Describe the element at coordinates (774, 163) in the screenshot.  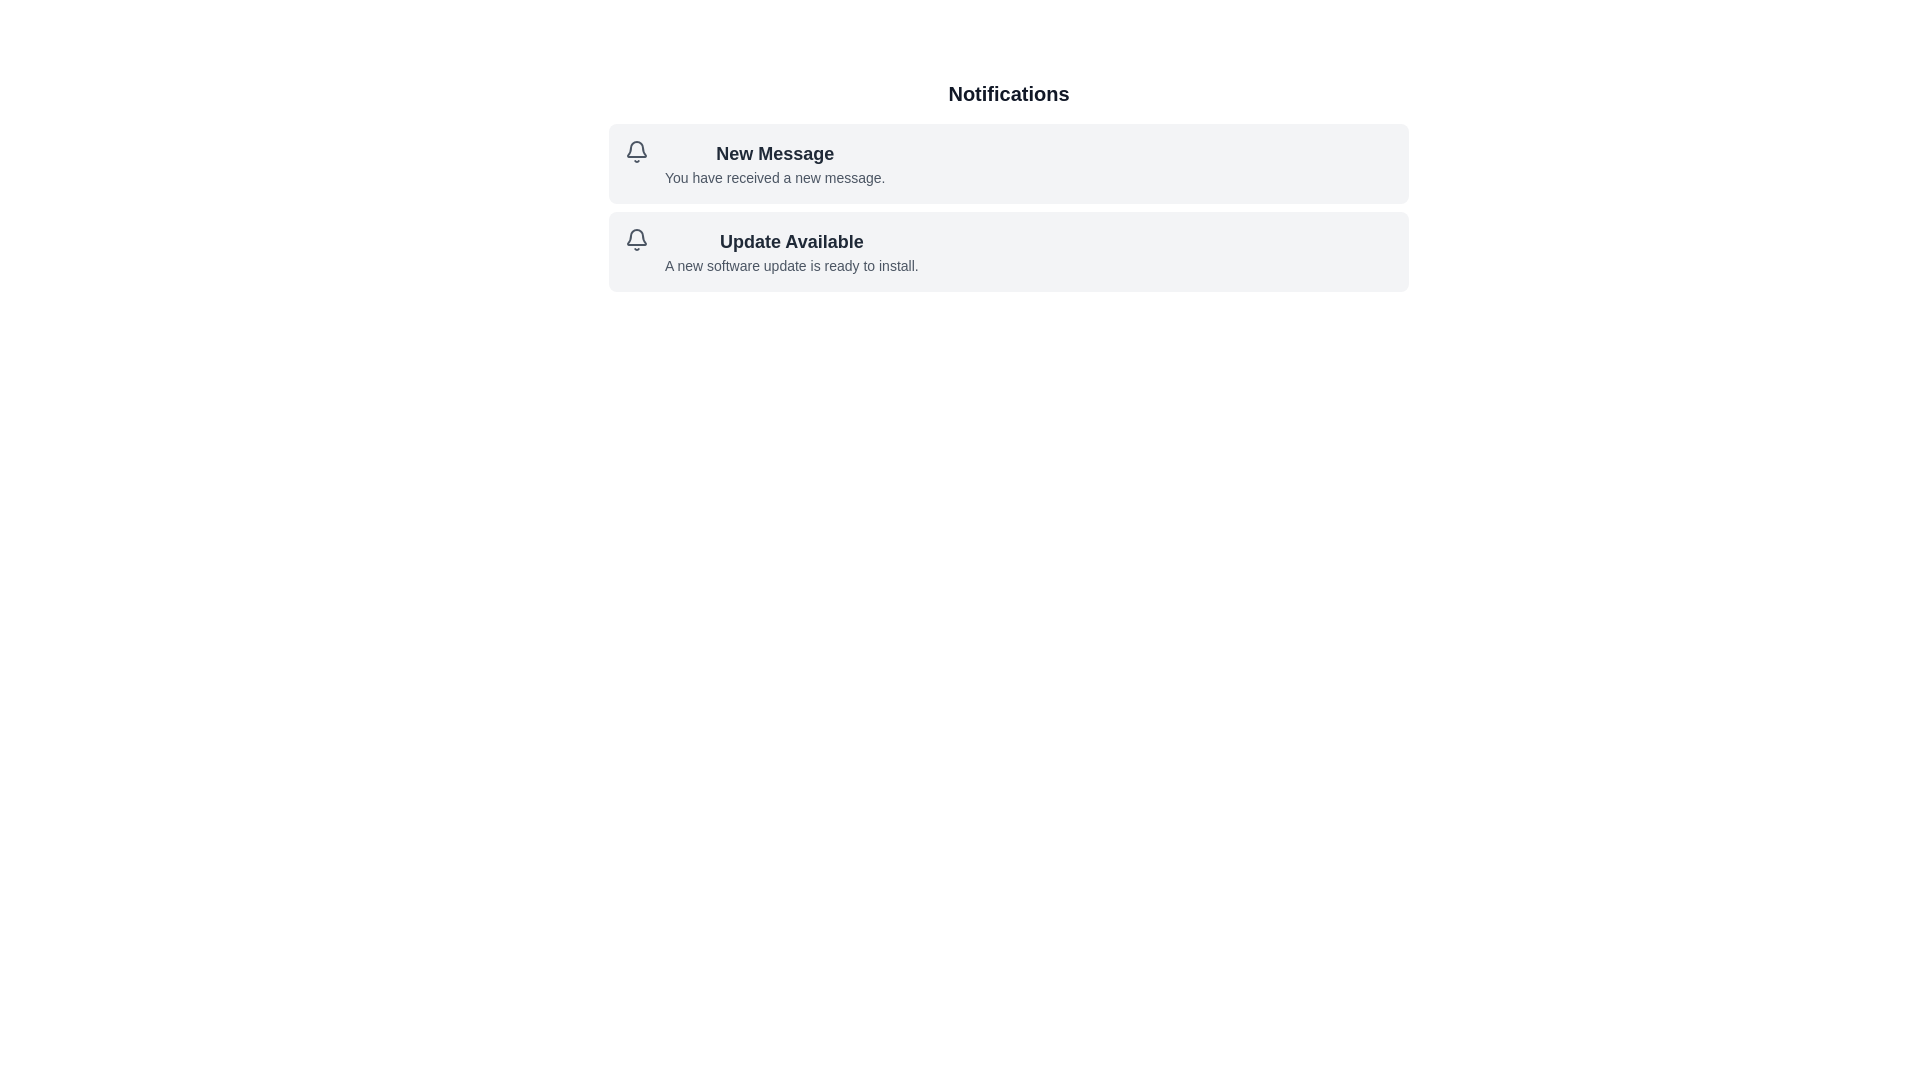
I see `the 'New Message' notification text display` at that location.